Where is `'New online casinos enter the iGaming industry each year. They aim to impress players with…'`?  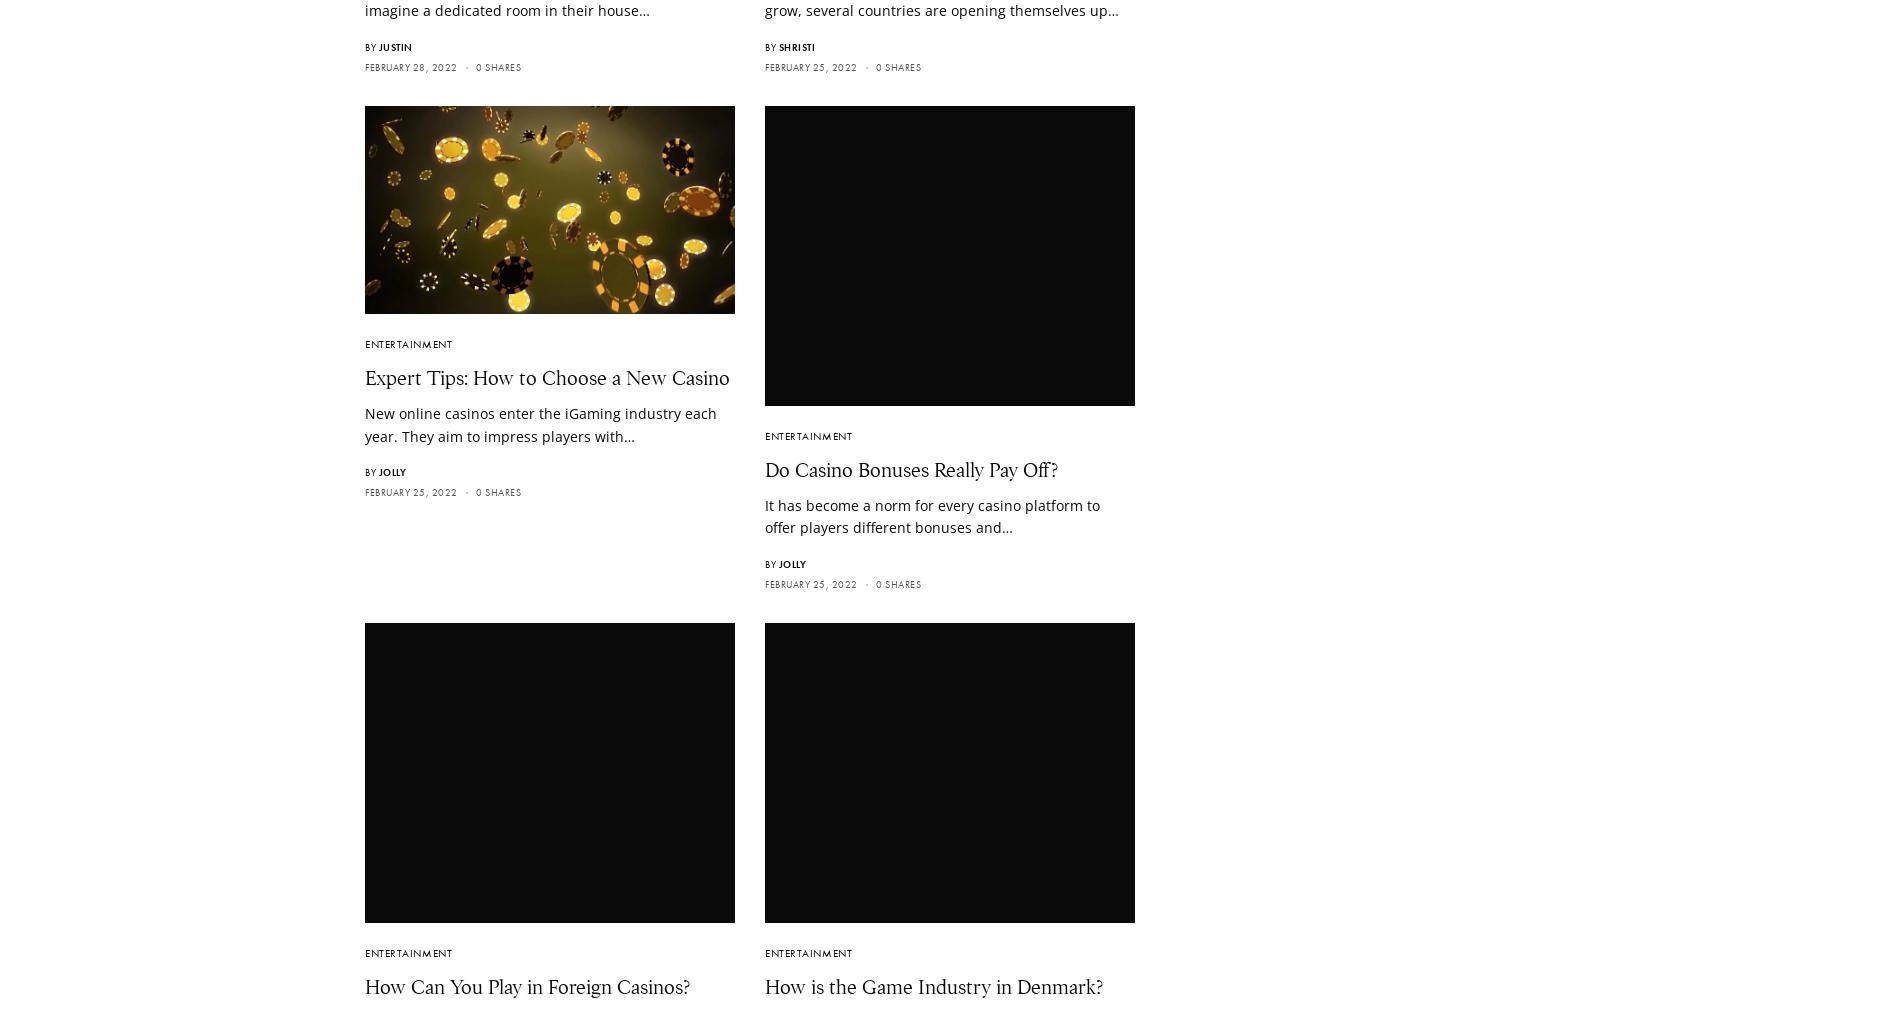 'New online casinos enter the iGaming industry each year. They aim to impress players with…' is located at coordinates (540, 424).